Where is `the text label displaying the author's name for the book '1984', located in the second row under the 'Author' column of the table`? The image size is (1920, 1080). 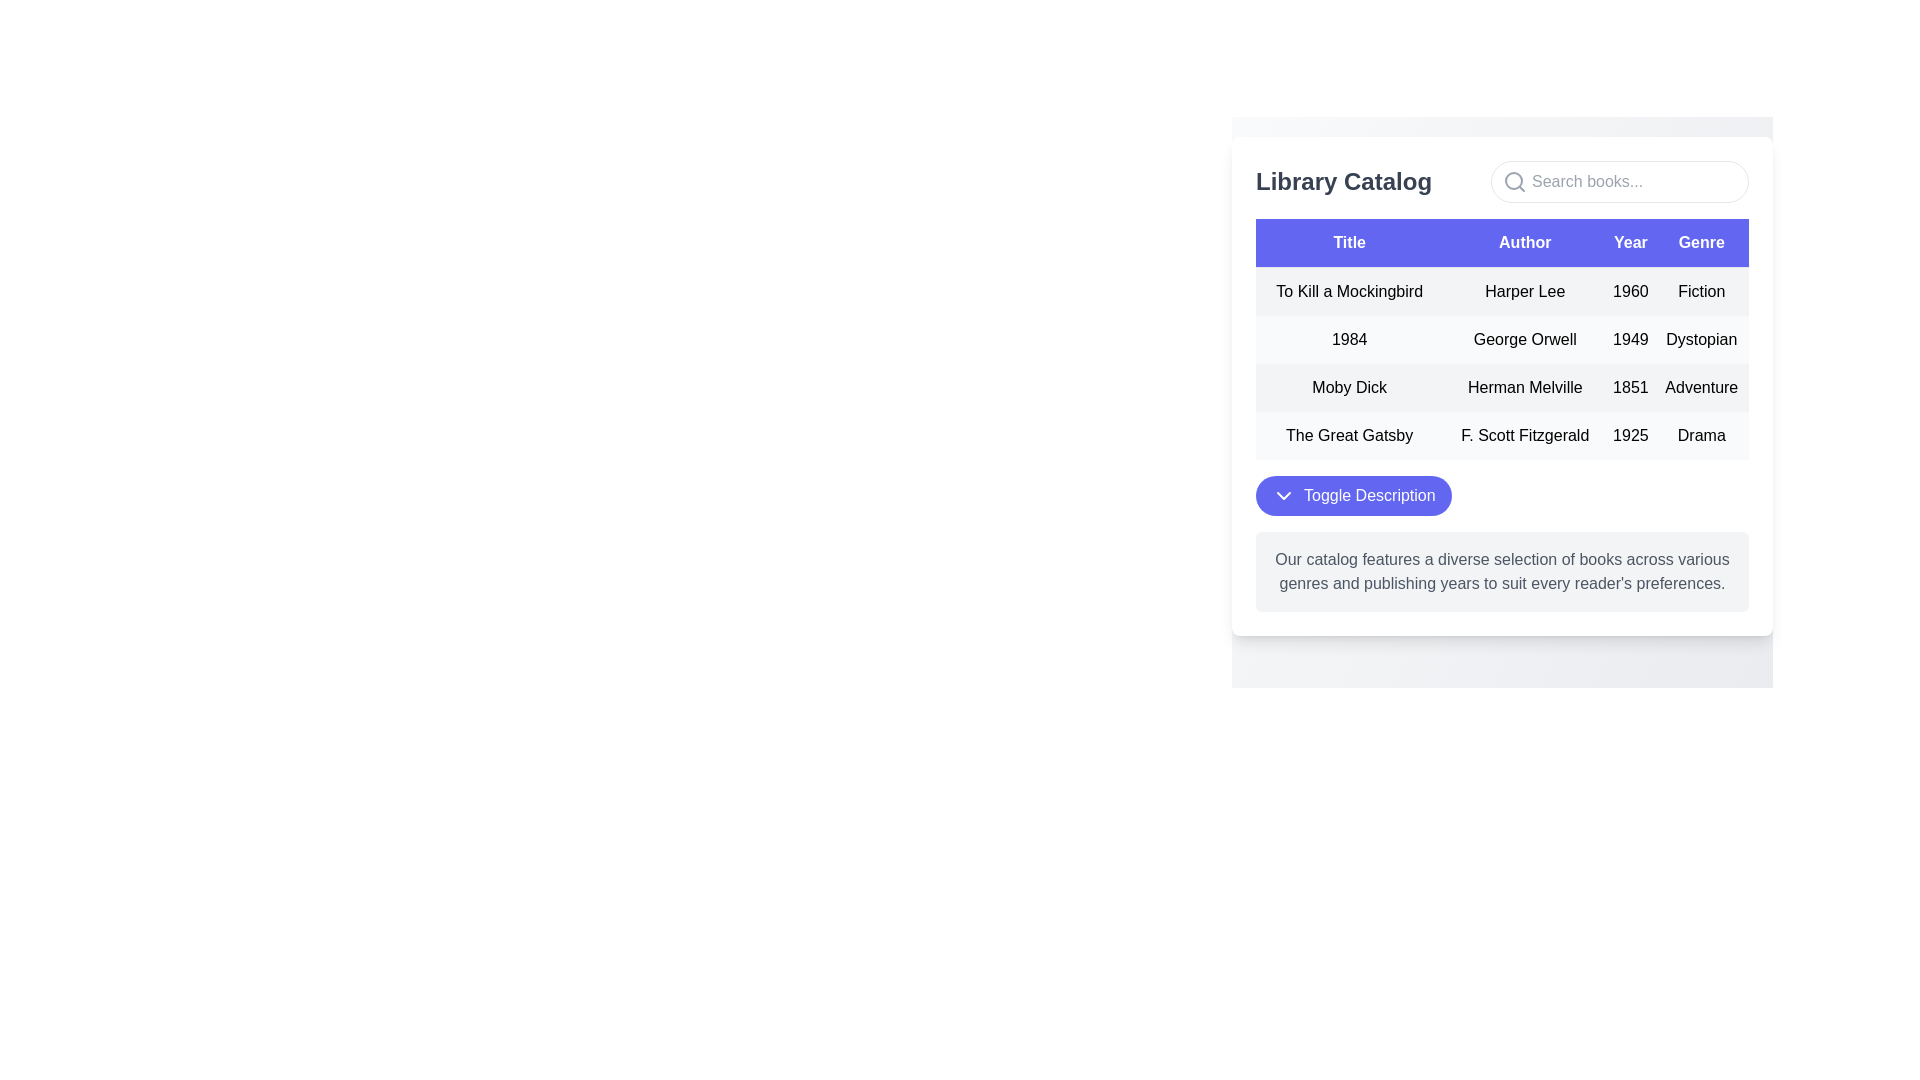 the text label displaying the author's name for the book '1984', located in the second row under the 'Author' column of the table is located at coordinates (1524, 338).